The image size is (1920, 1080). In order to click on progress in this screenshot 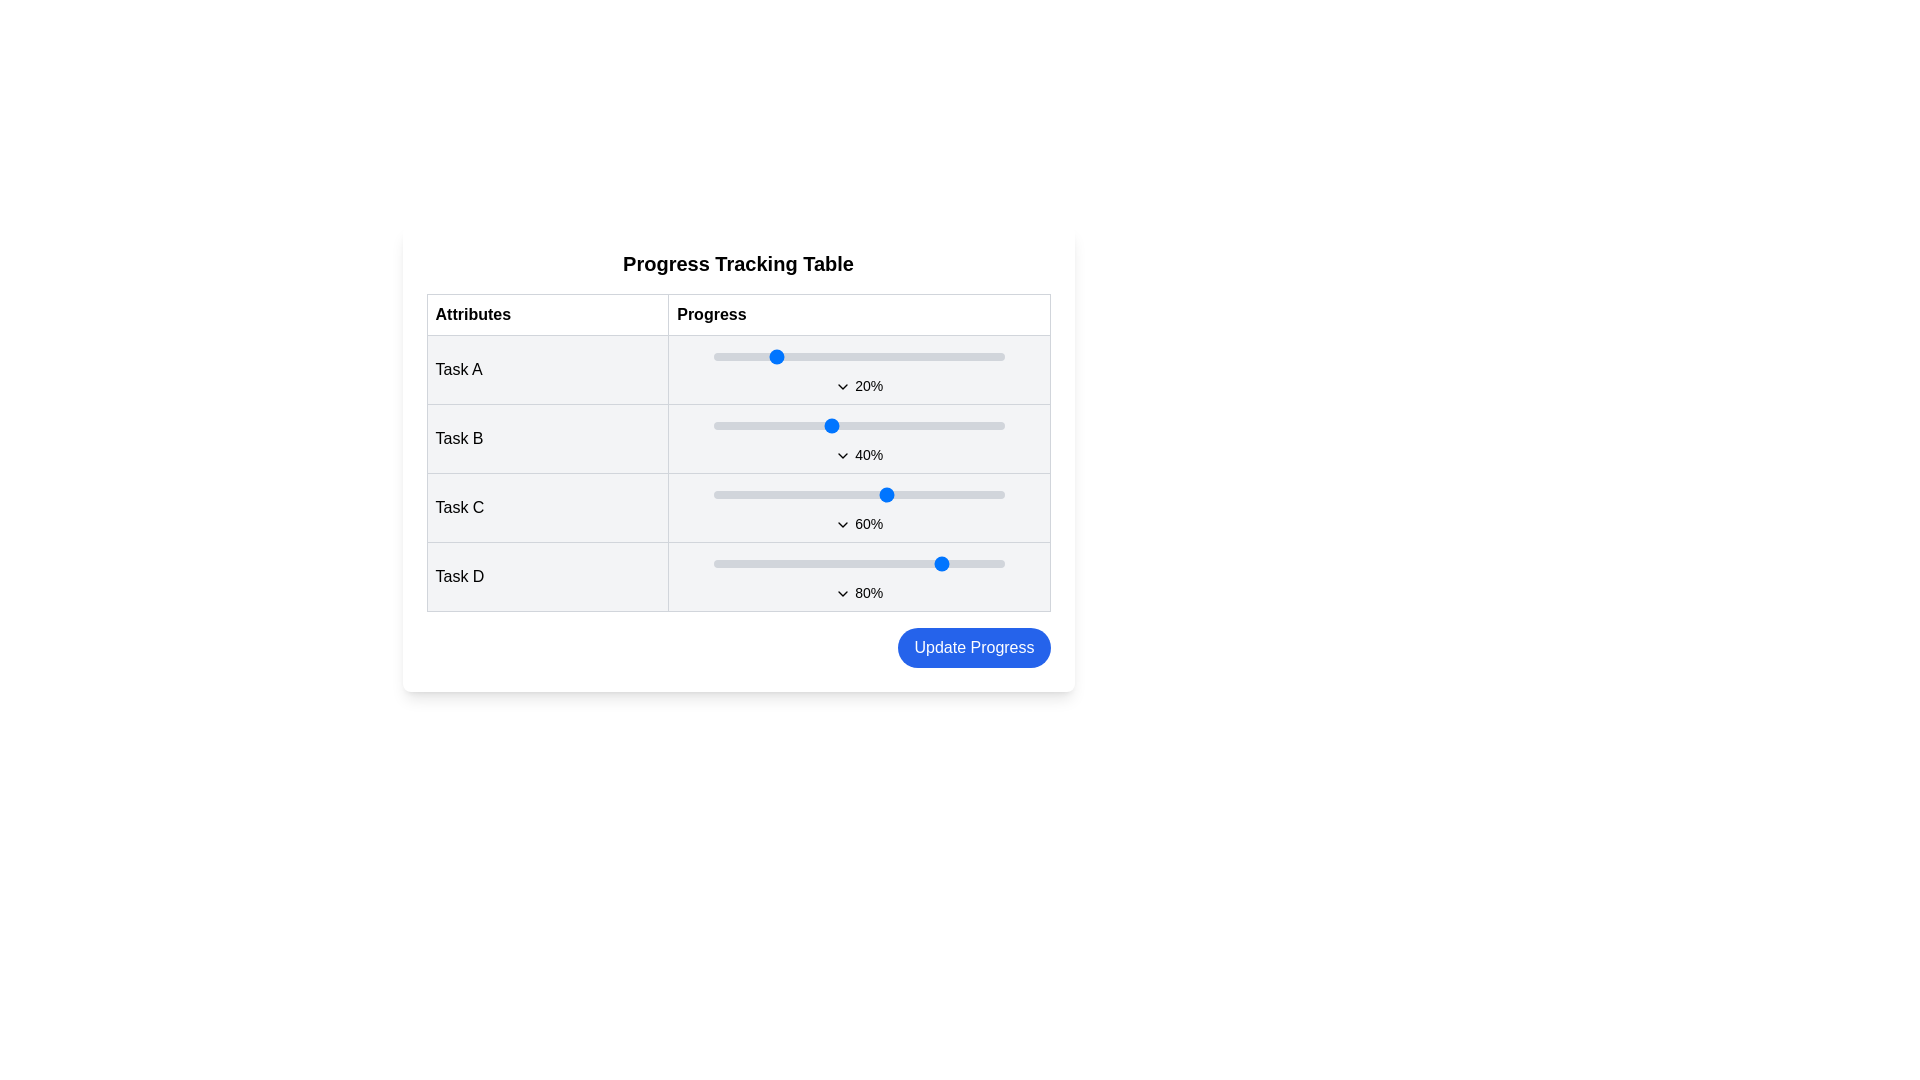, I will do `click(862, 424)`.